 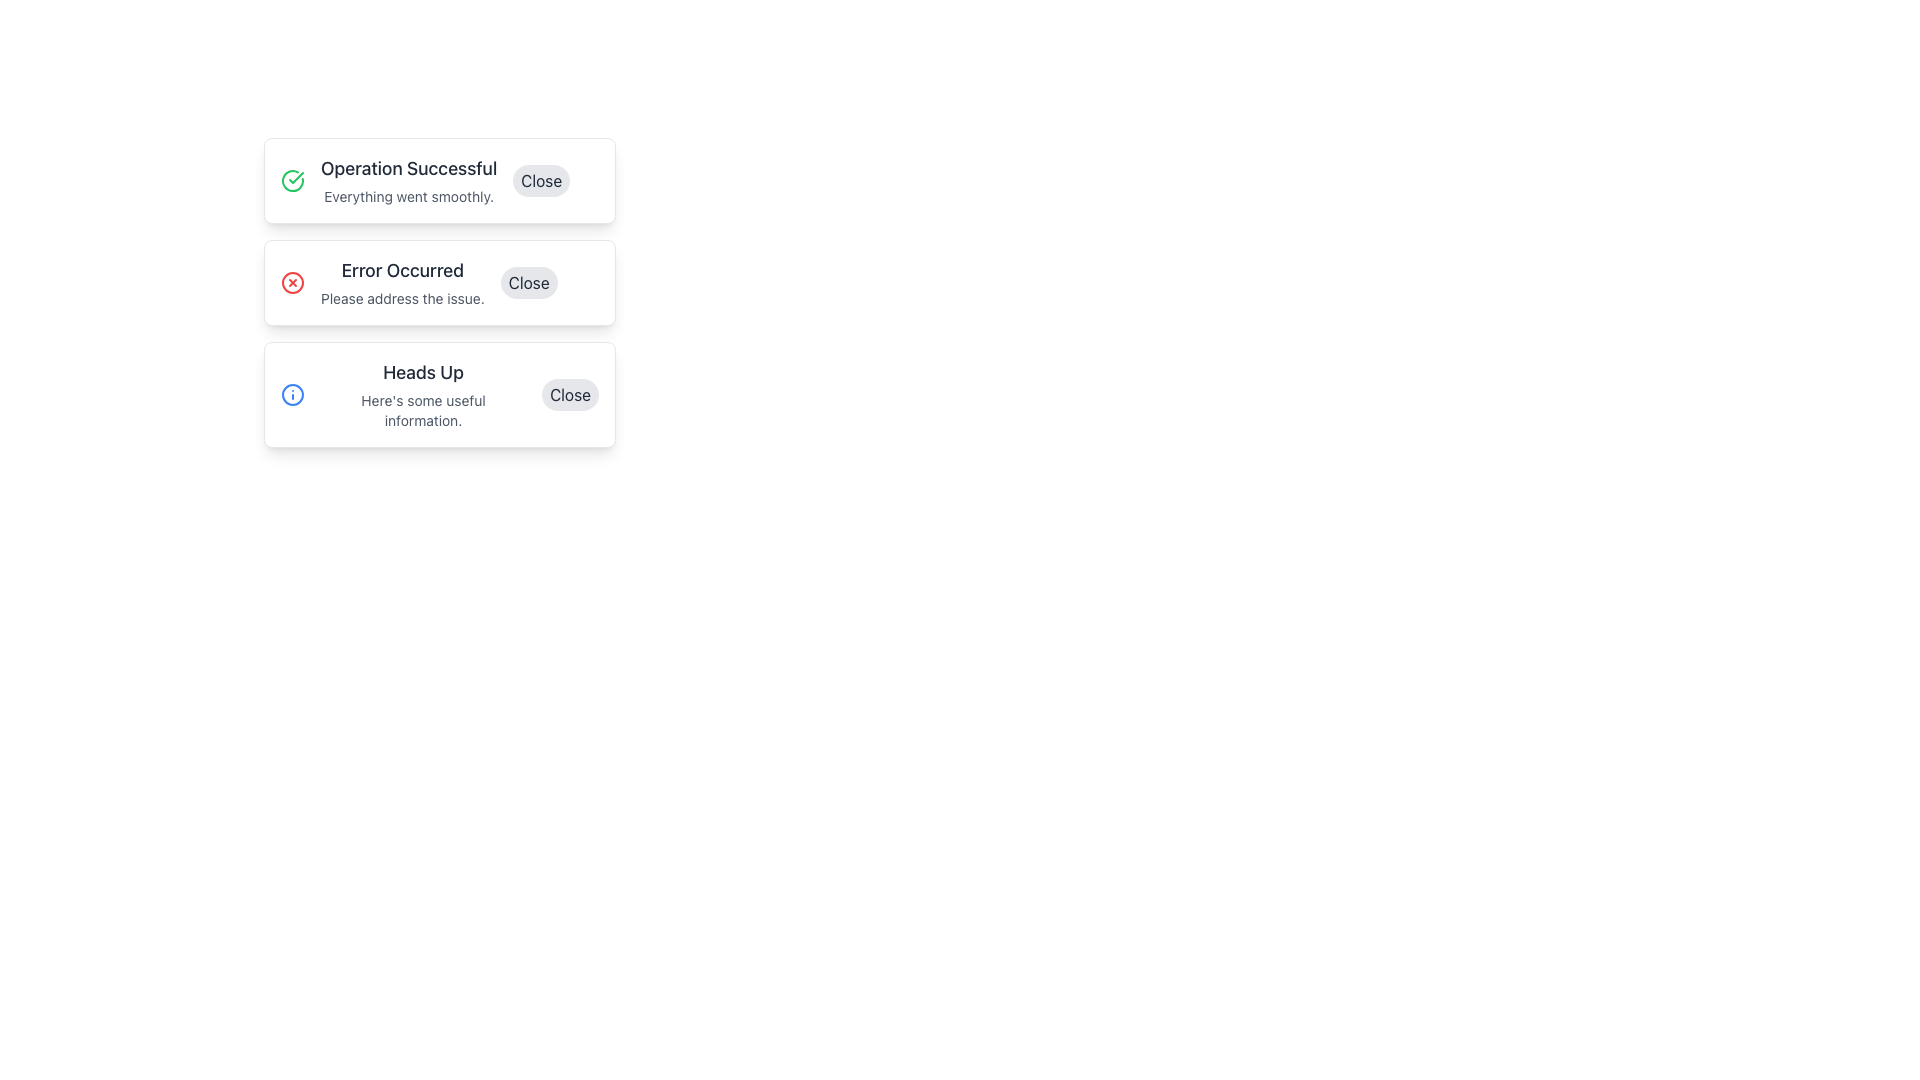 What do you see at coordinates (439, 181) in the screenshot?
I see `the first notification card that conveys a success message, located at the top of the stacked cards, to observe any hover effect` at bounding box center [439, 181].